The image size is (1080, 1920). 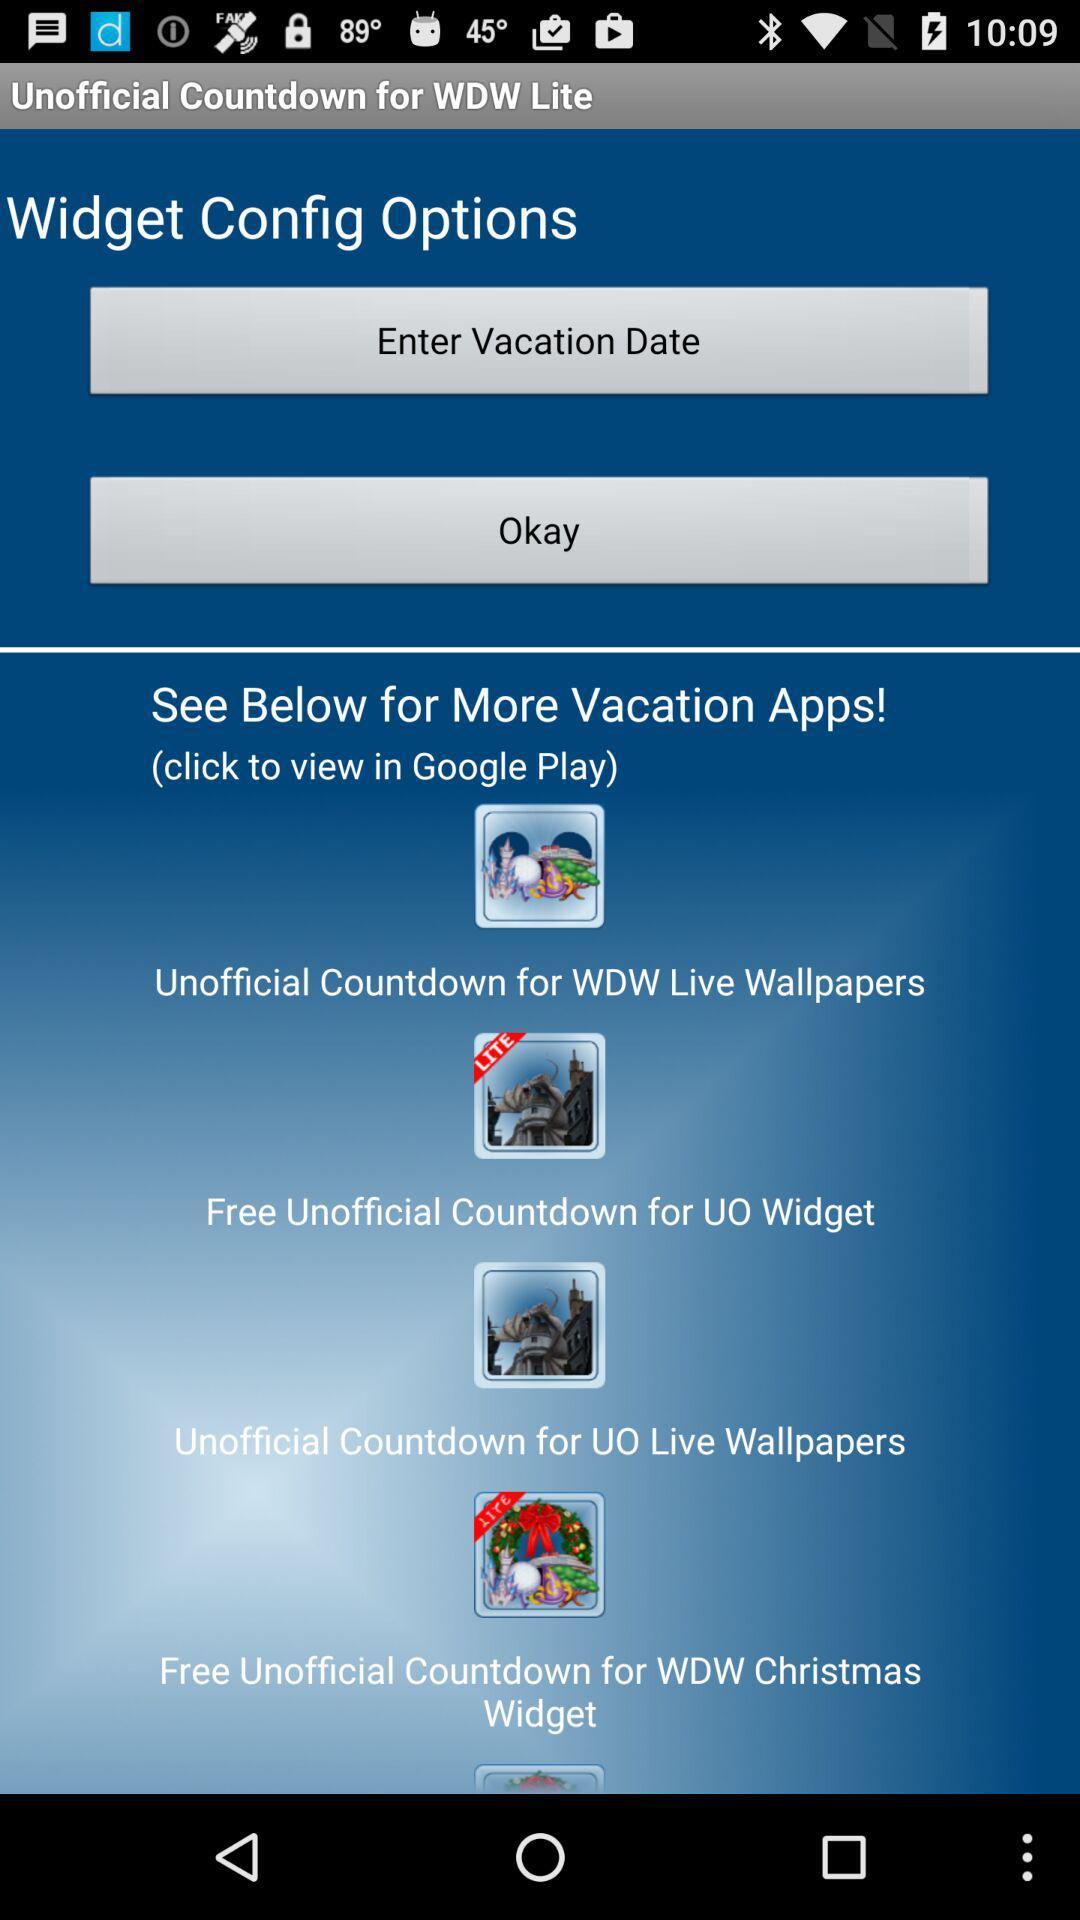 I want to click on the okay item, so click(x=538, y=536).